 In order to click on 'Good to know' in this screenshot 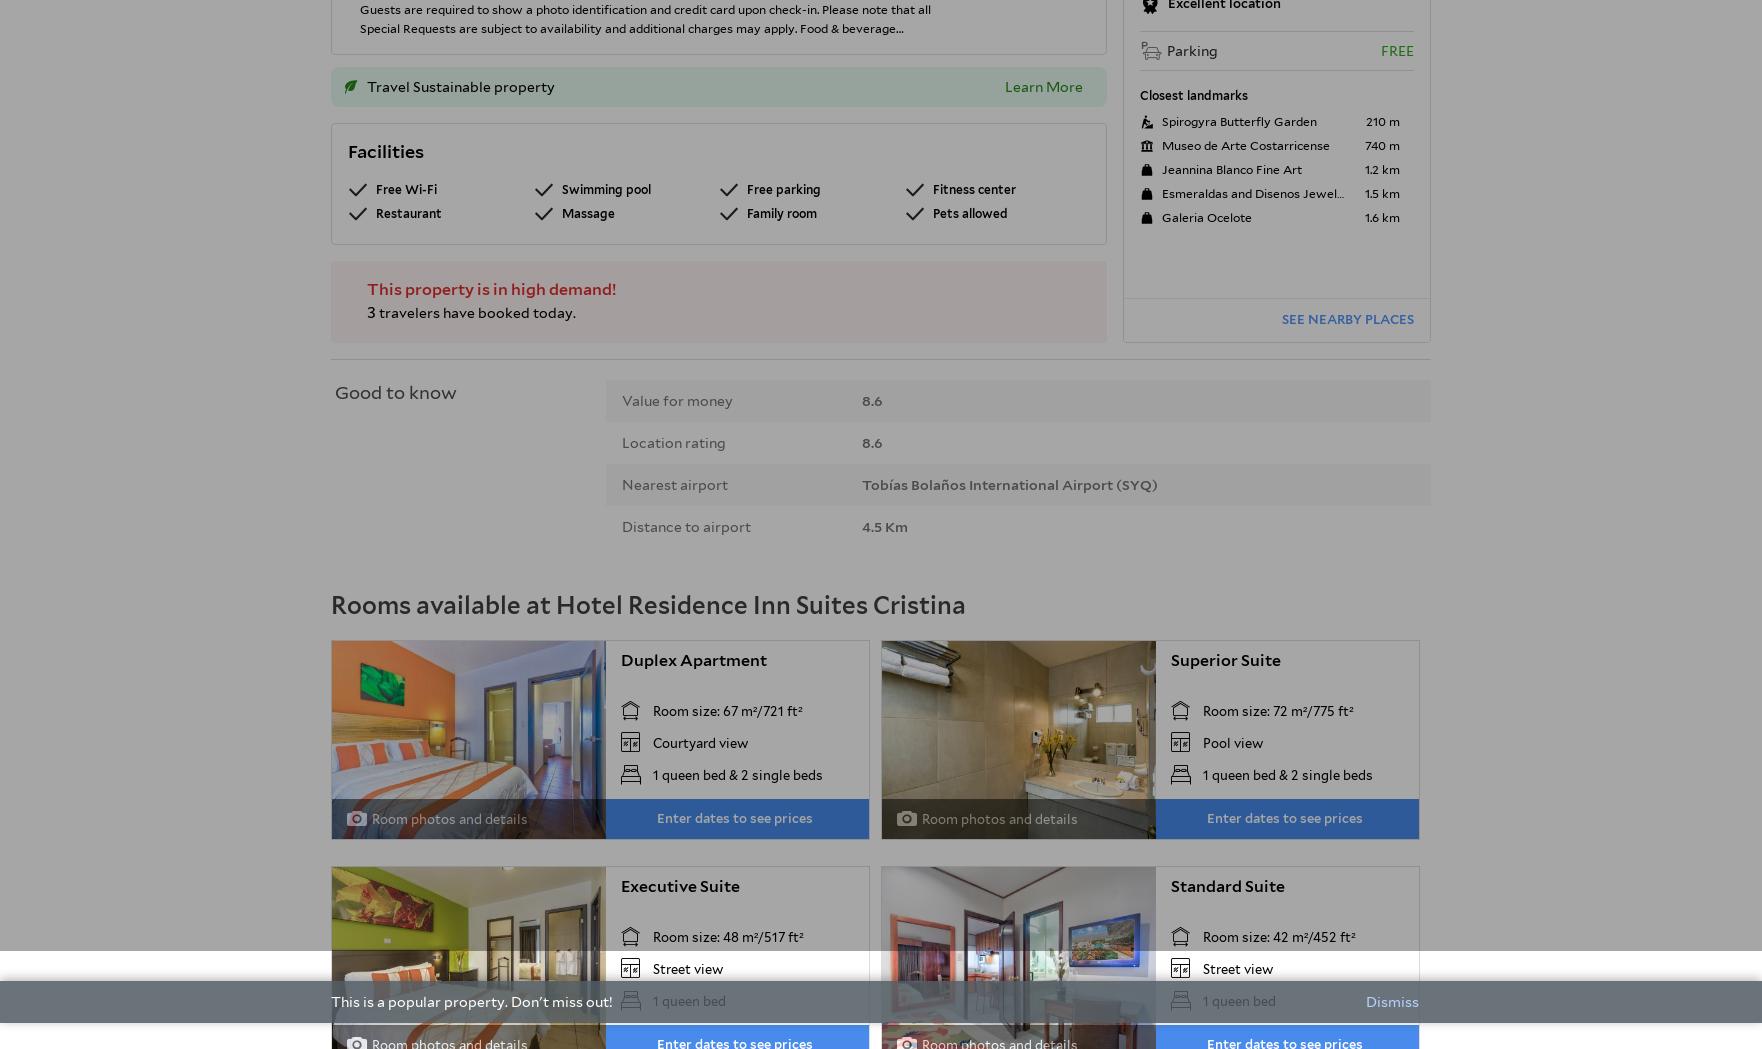, I will do `click(395, 391)`.